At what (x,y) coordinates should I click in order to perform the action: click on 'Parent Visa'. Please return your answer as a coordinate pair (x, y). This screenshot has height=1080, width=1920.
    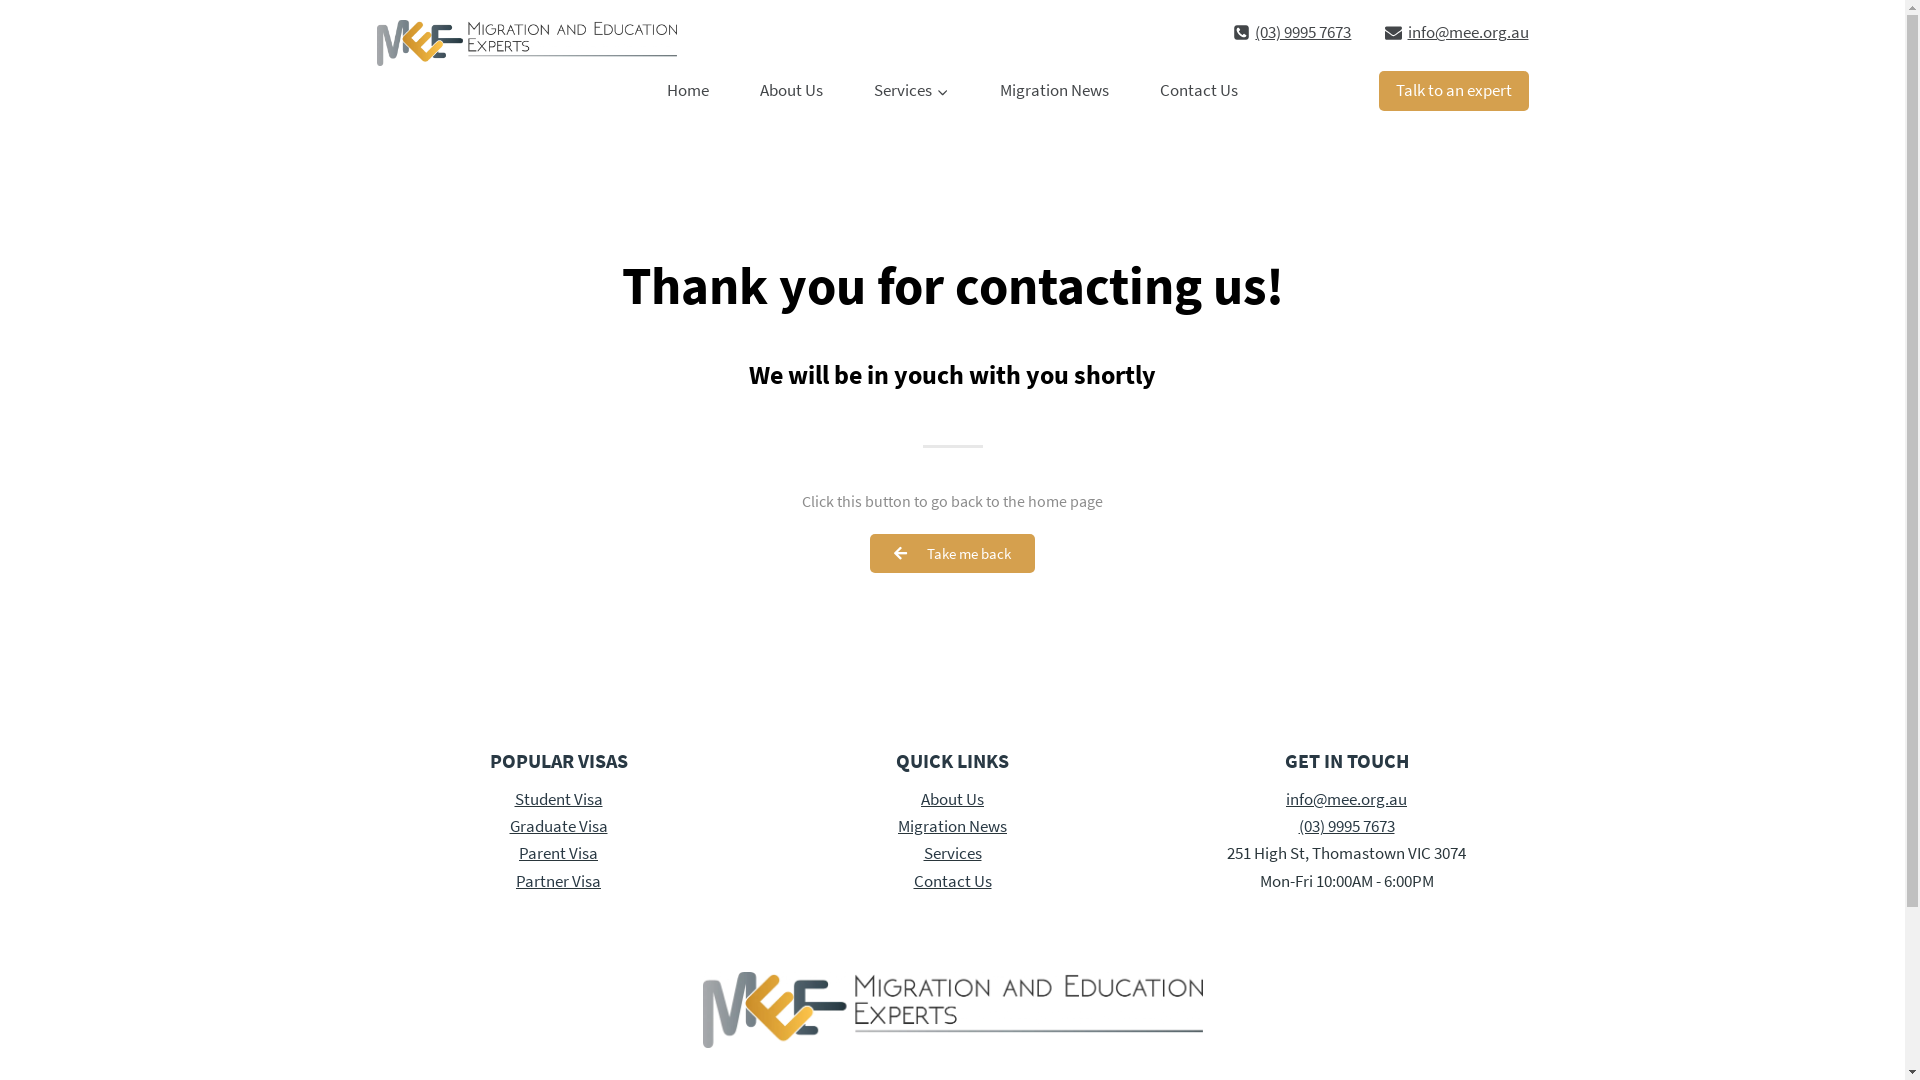
    Looking at the image, I should click on (558, 852).